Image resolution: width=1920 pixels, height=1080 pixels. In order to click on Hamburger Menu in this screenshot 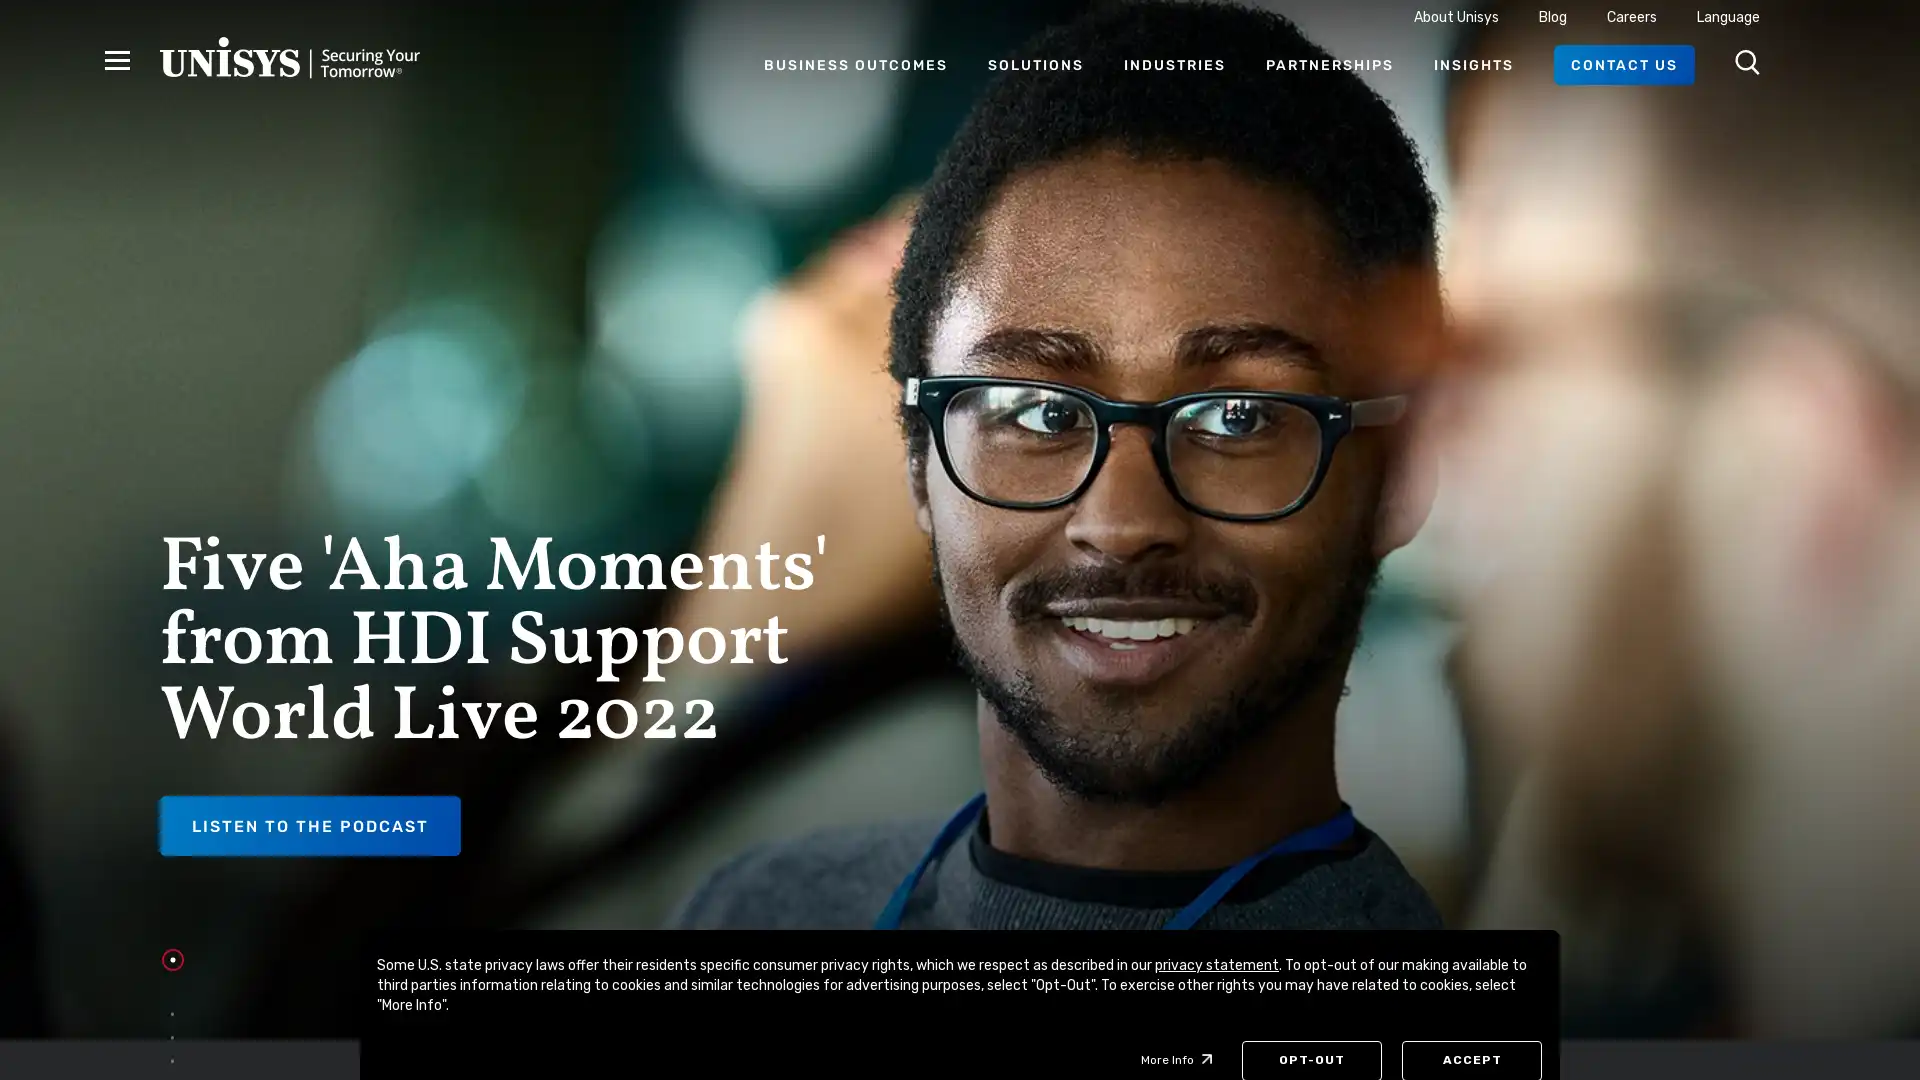, I will do `click(116, 58)`.